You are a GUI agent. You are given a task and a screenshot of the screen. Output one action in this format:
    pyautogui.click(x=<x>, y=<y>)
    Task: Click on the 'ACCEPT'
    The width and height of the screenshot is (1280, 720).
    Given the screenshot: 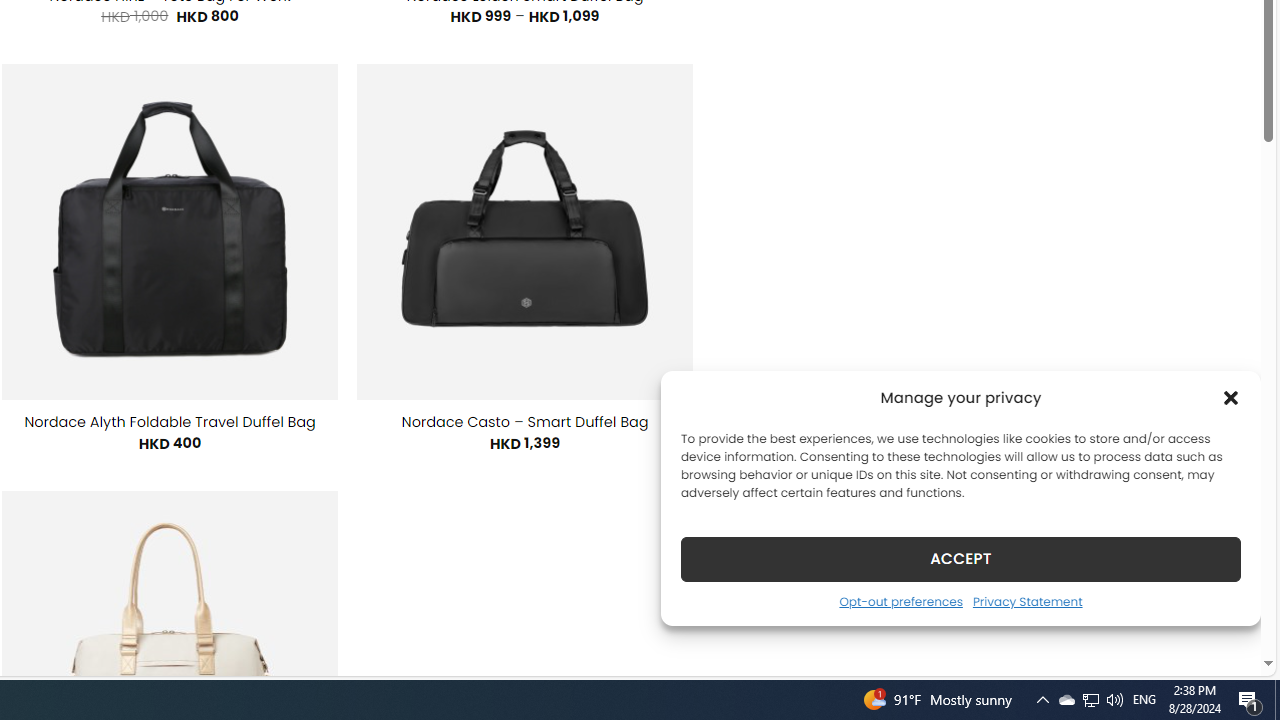 What is the action you would take?
    pyautogui.click(x=961, y=558)
    